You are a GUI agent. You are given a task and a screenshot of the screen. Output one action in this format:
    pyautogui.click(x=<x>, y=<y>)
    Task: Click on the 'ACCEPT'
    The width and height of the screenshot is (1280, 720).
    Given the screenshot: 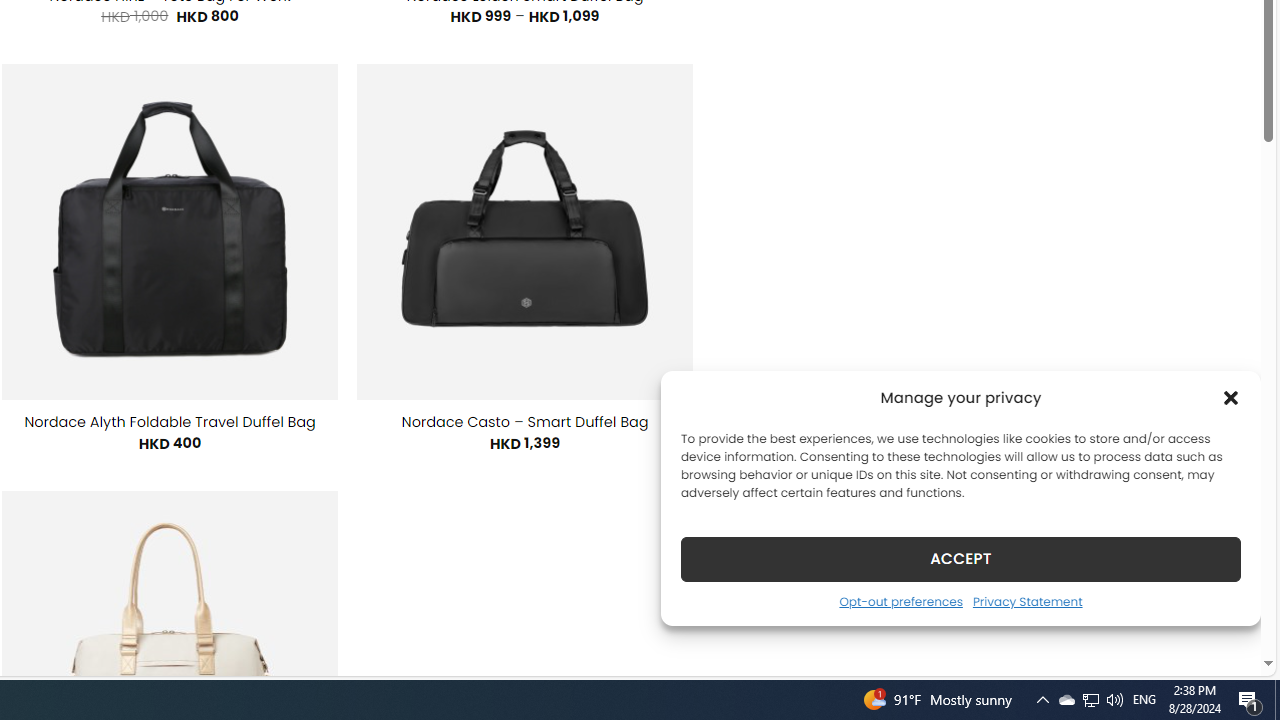 What is the action you would take?
    pyautogui.click(x=961, y=558)
    